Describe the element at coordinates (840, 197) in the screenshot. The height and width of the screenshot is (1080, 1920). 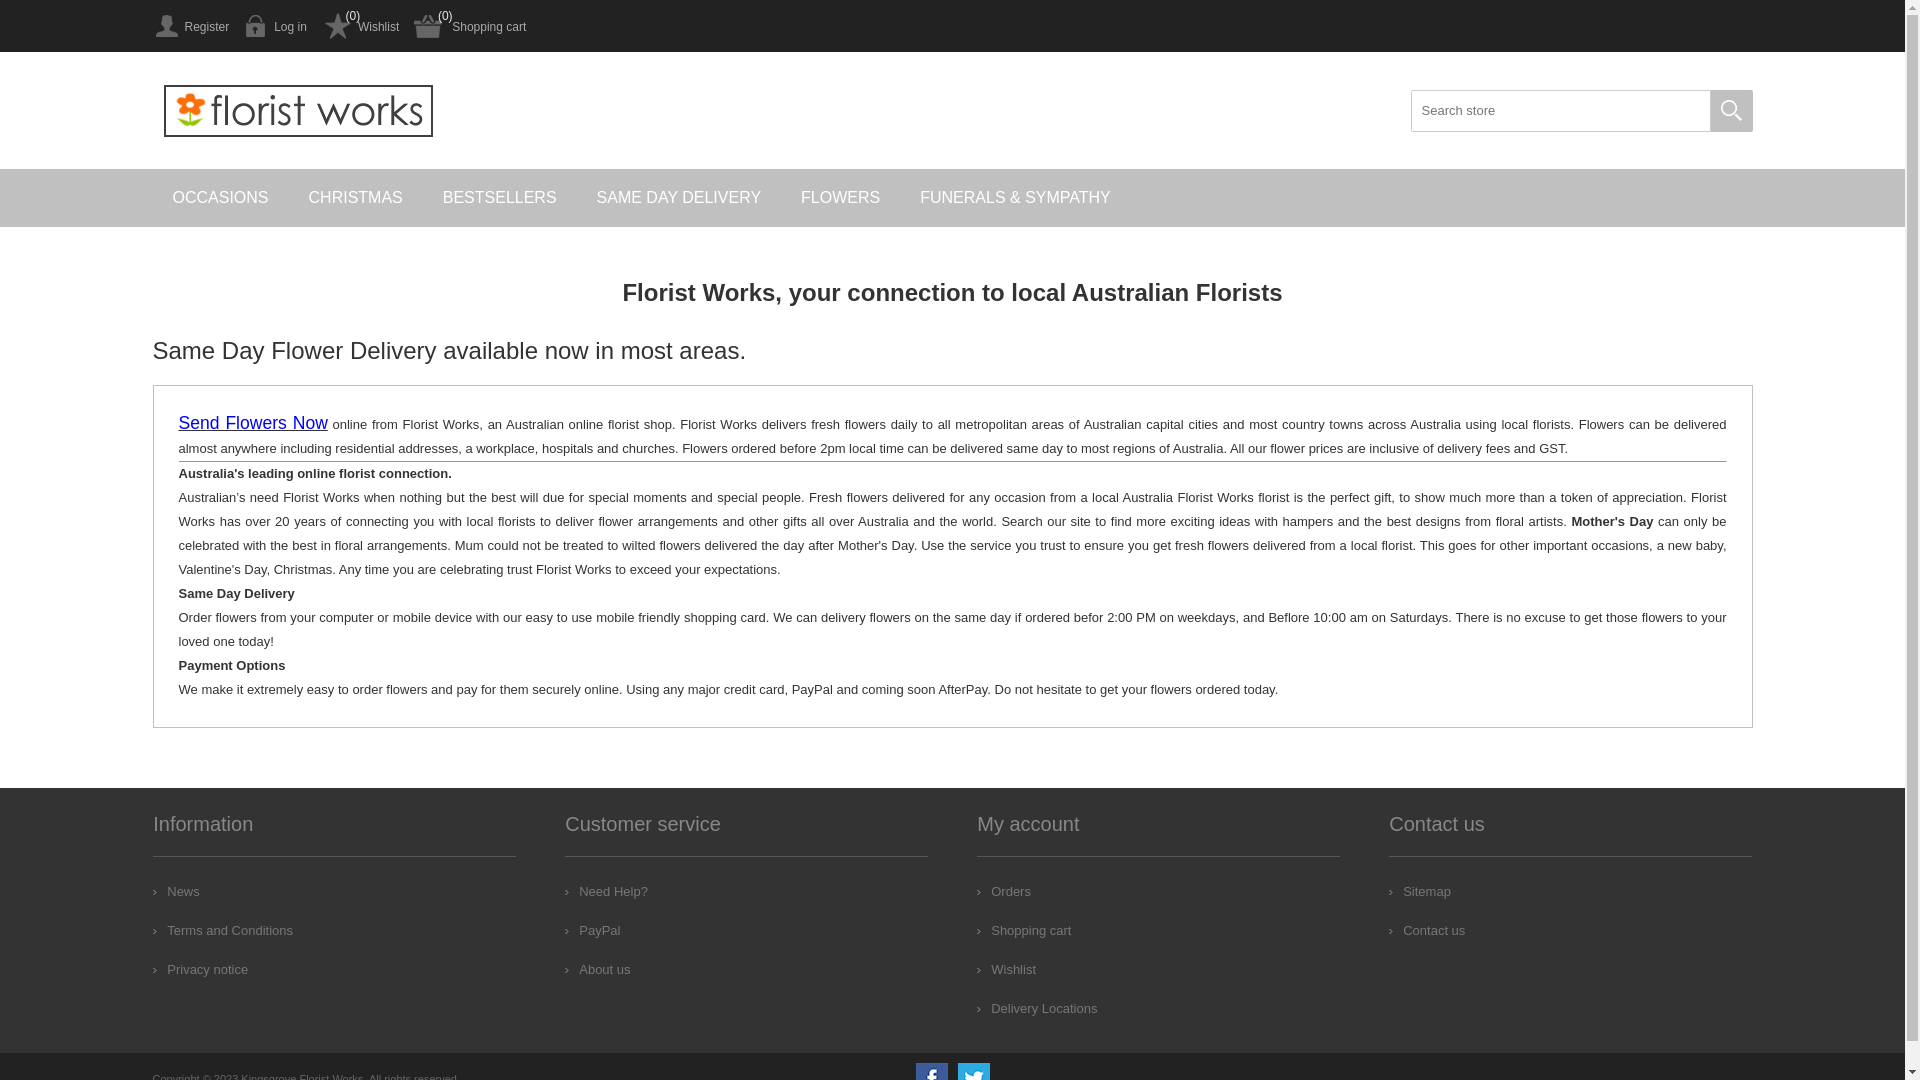
I see `'FLOWERS'` at that location.